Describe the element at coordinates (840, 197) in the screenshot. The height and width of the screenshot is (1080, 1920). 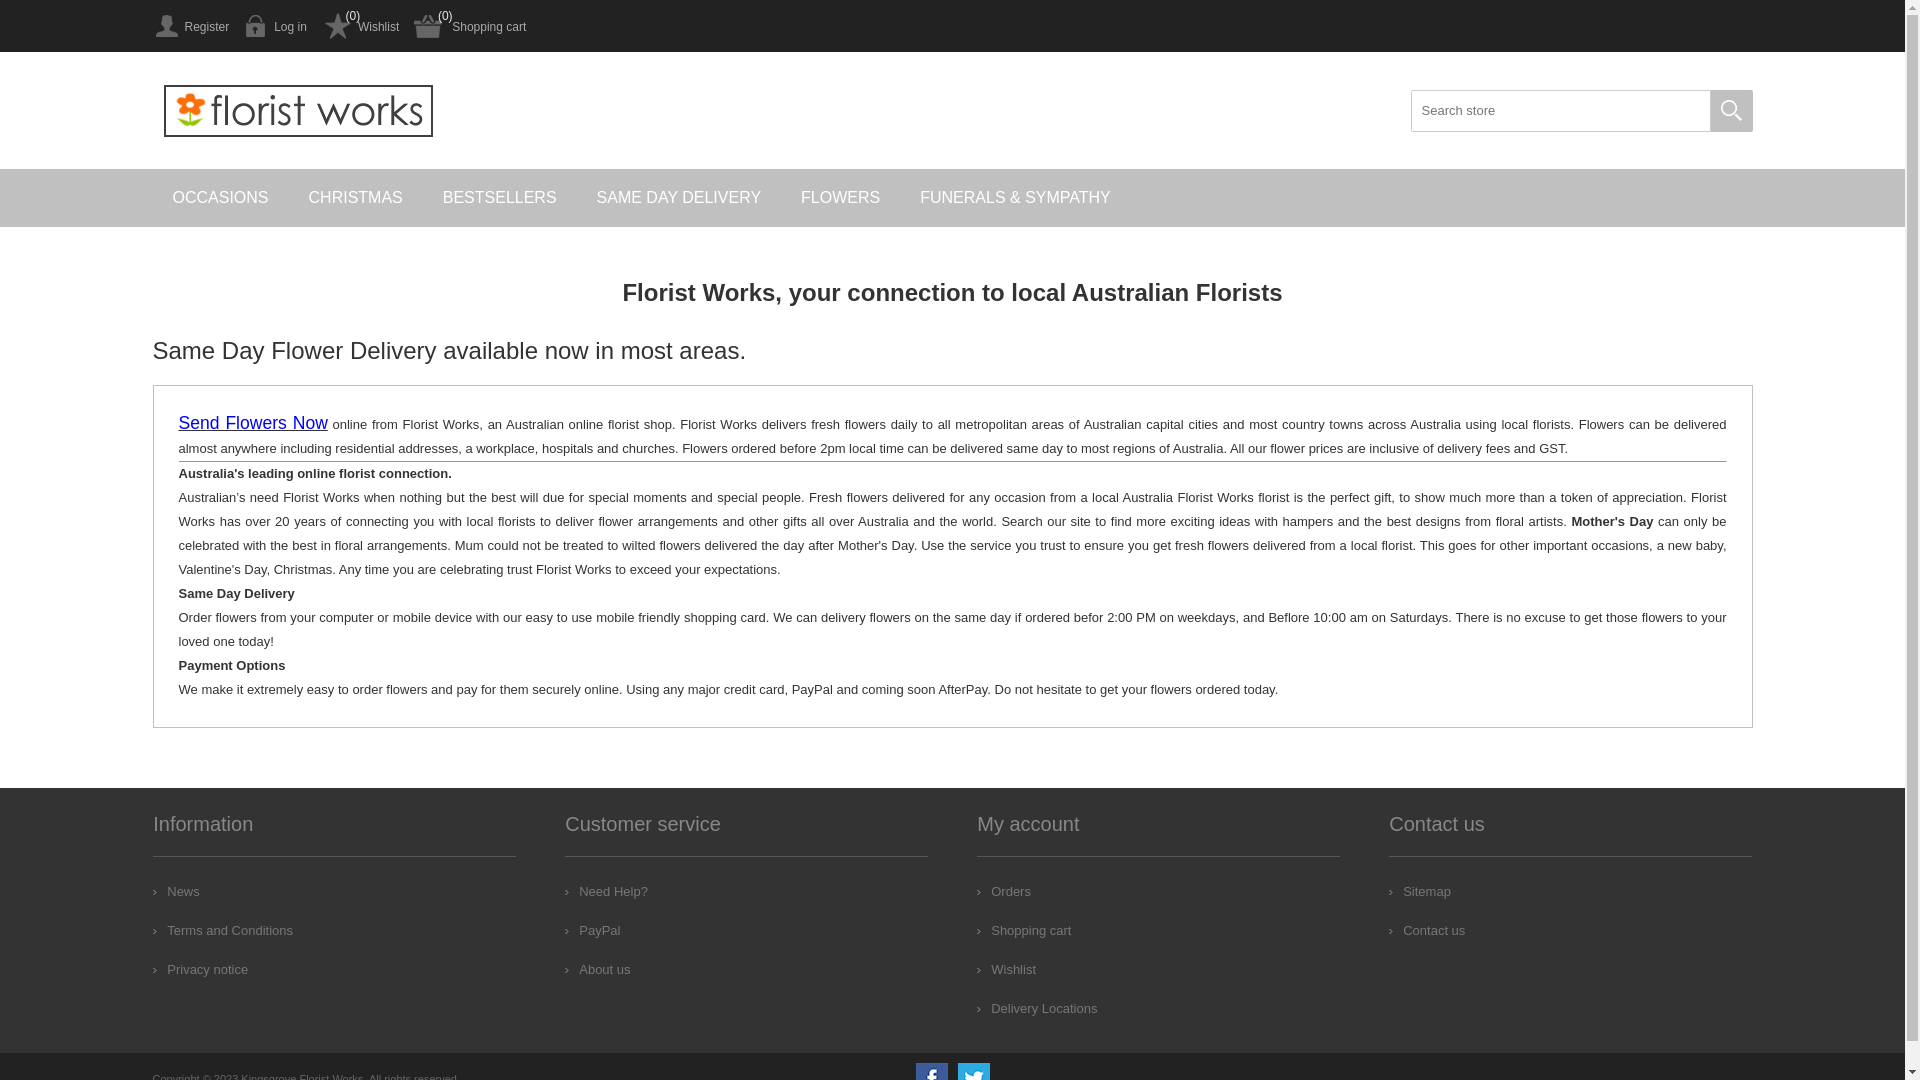
I see `'FLOWERS'` at that location.